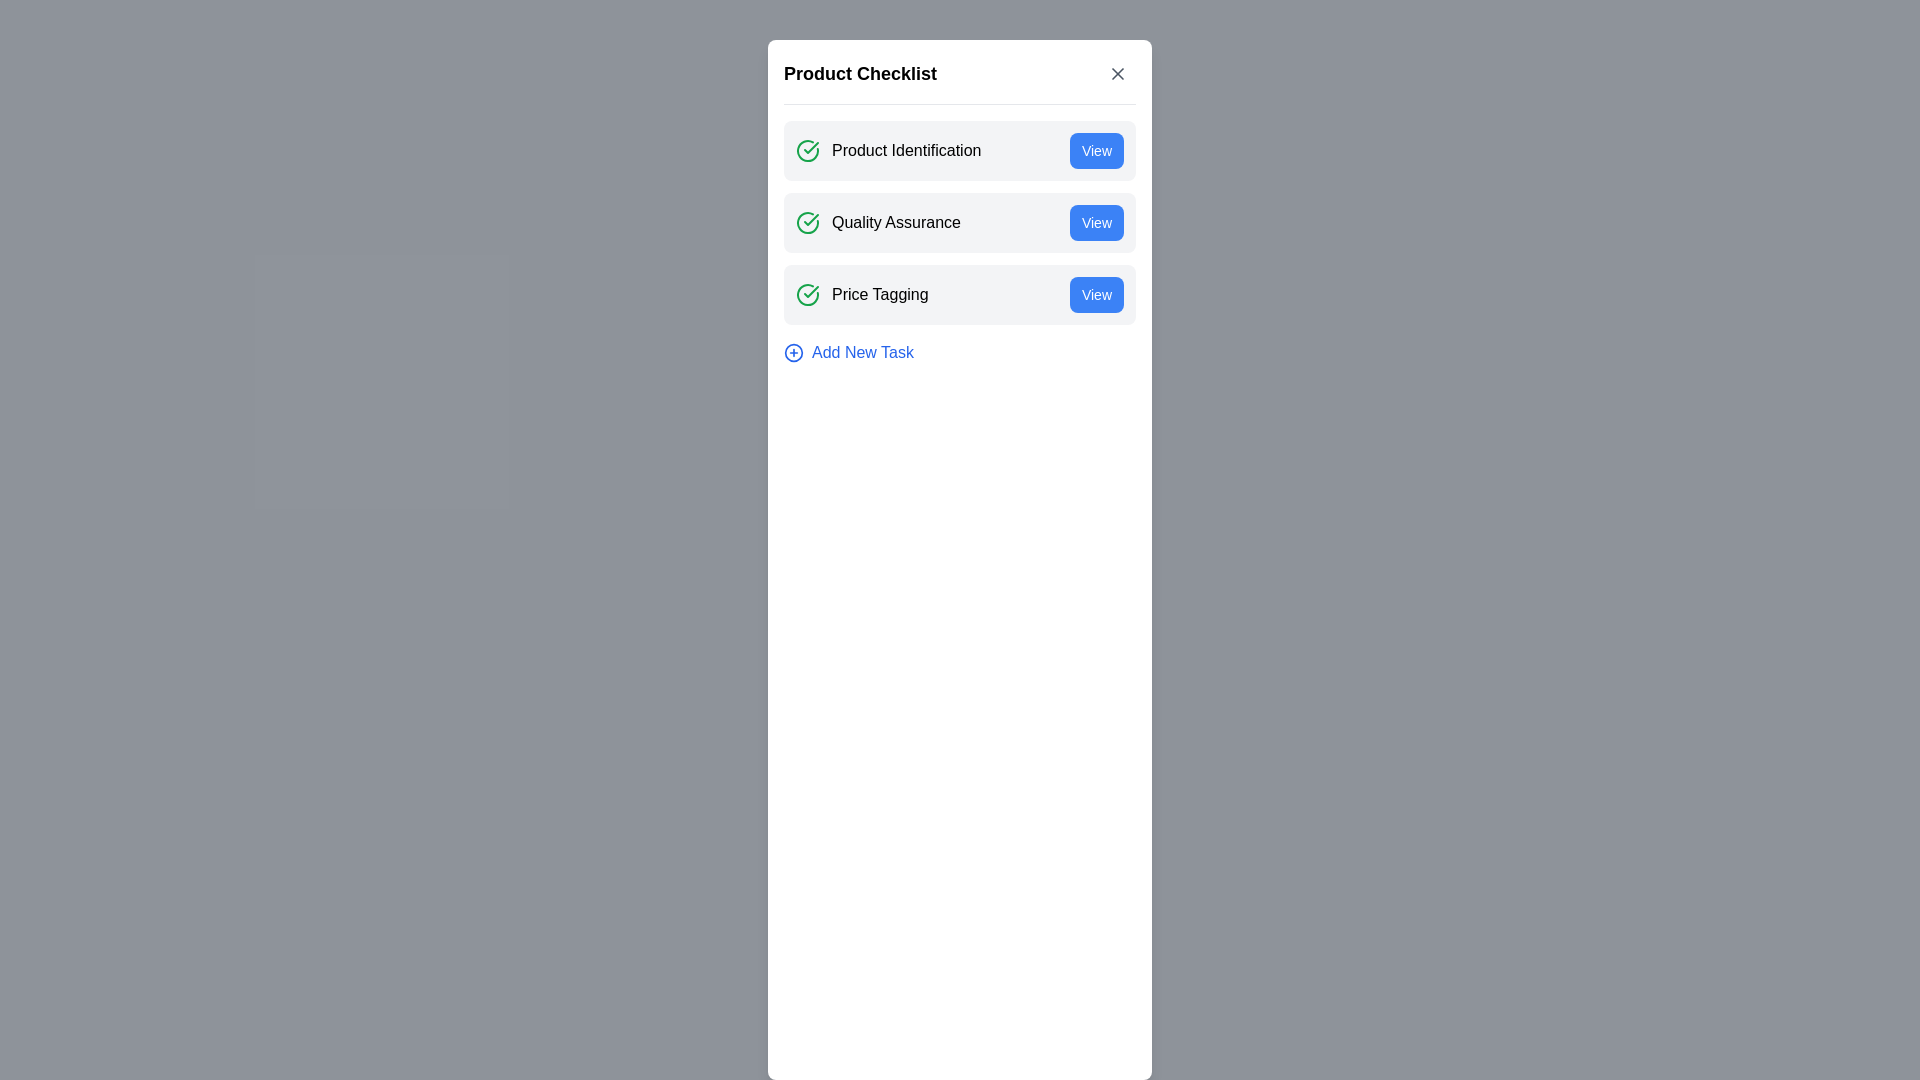  Describe the element at coordinates (862, 294) in the screenshot. I see `the Row labeled 'Price Tagging' which contains a green check mark icon, positioned between 'Quality Assurance' and the 'View' button` at that location.